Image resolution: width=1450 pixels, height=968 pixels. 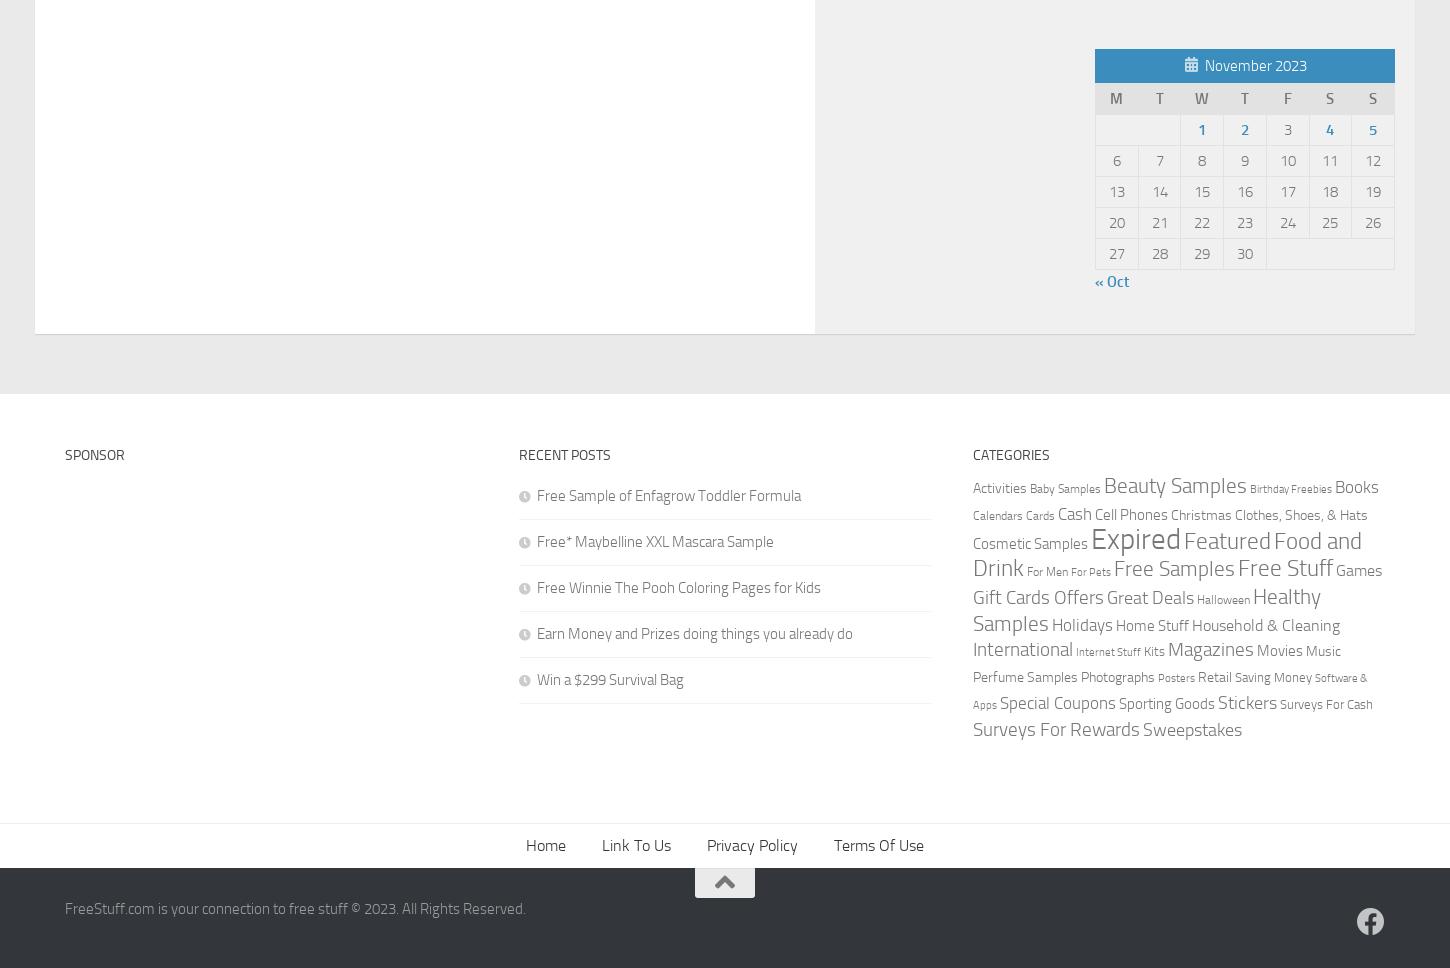 What do you see at coordinates (1115, 159) in the screenshot?
I see `'6'` at bounding box center [1115, 159].